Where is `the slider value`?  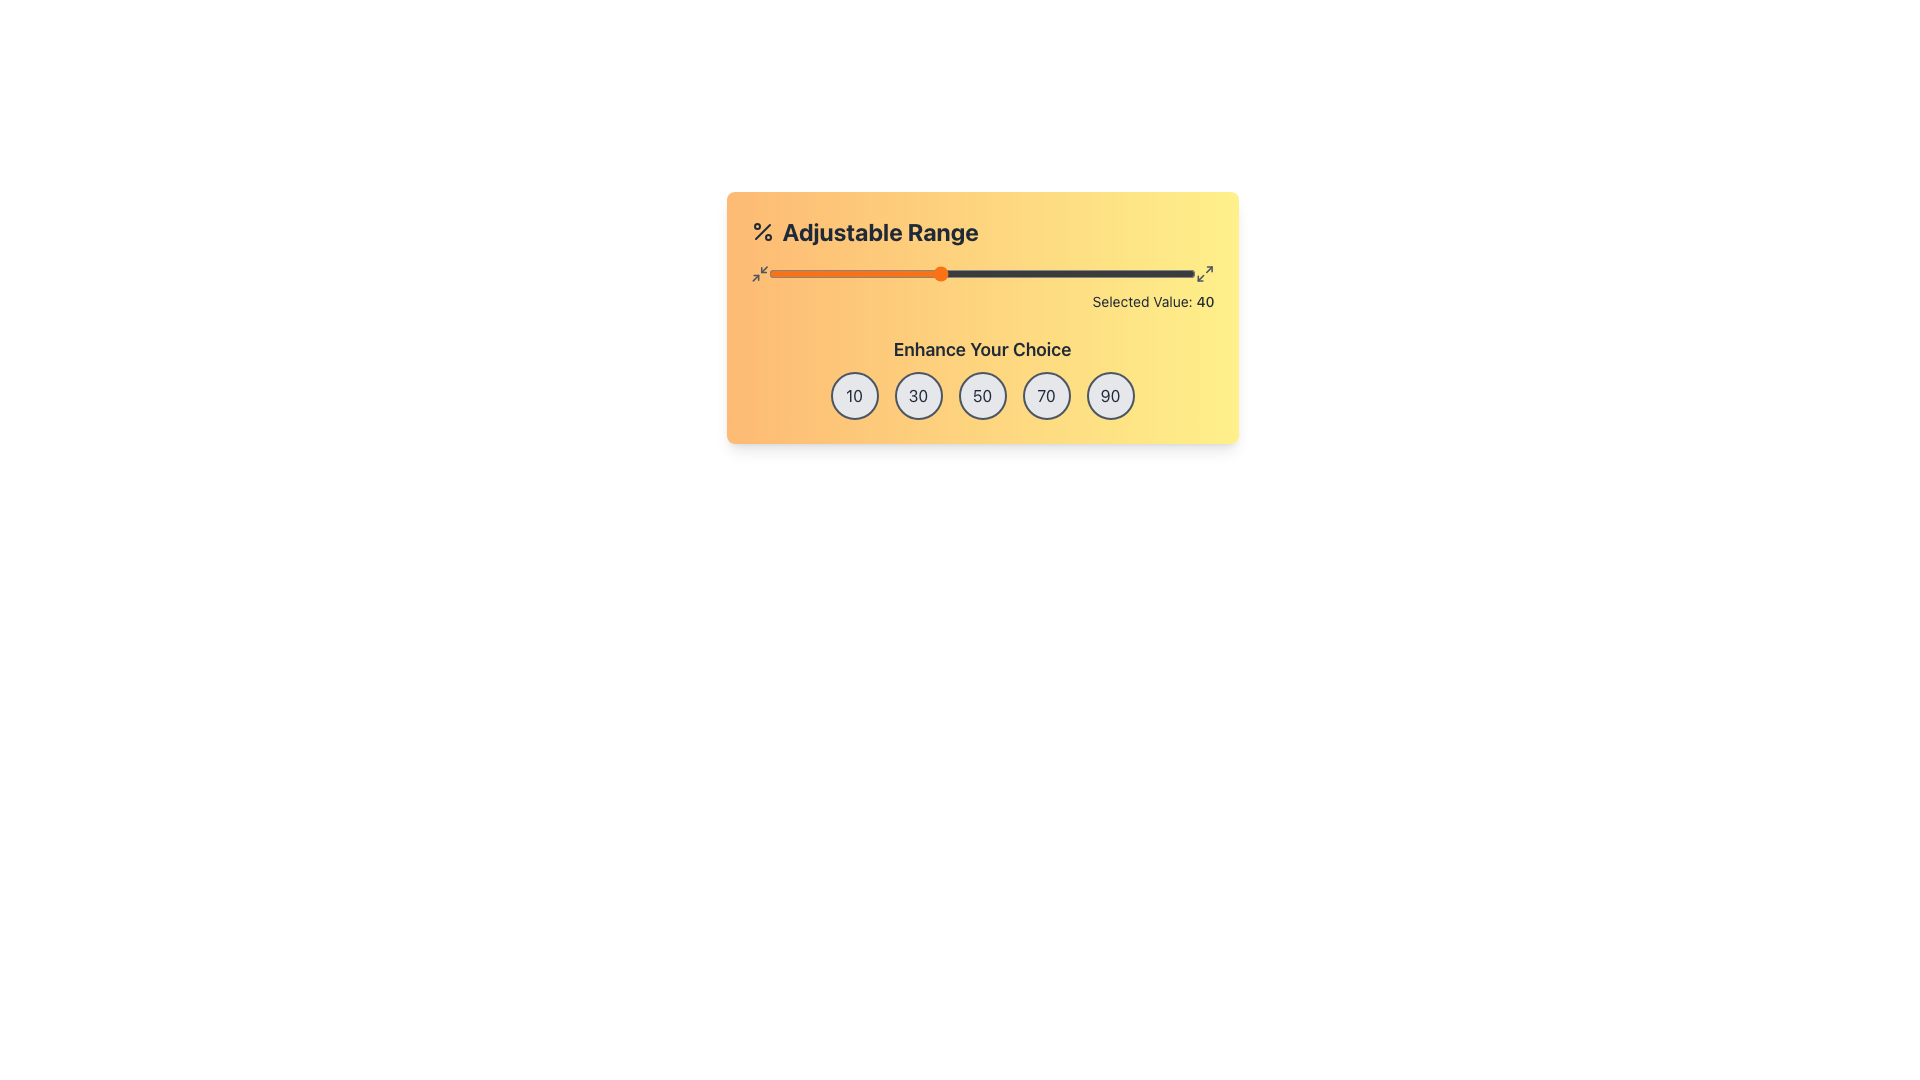 the slider value is located at coordinates (1118, 273).